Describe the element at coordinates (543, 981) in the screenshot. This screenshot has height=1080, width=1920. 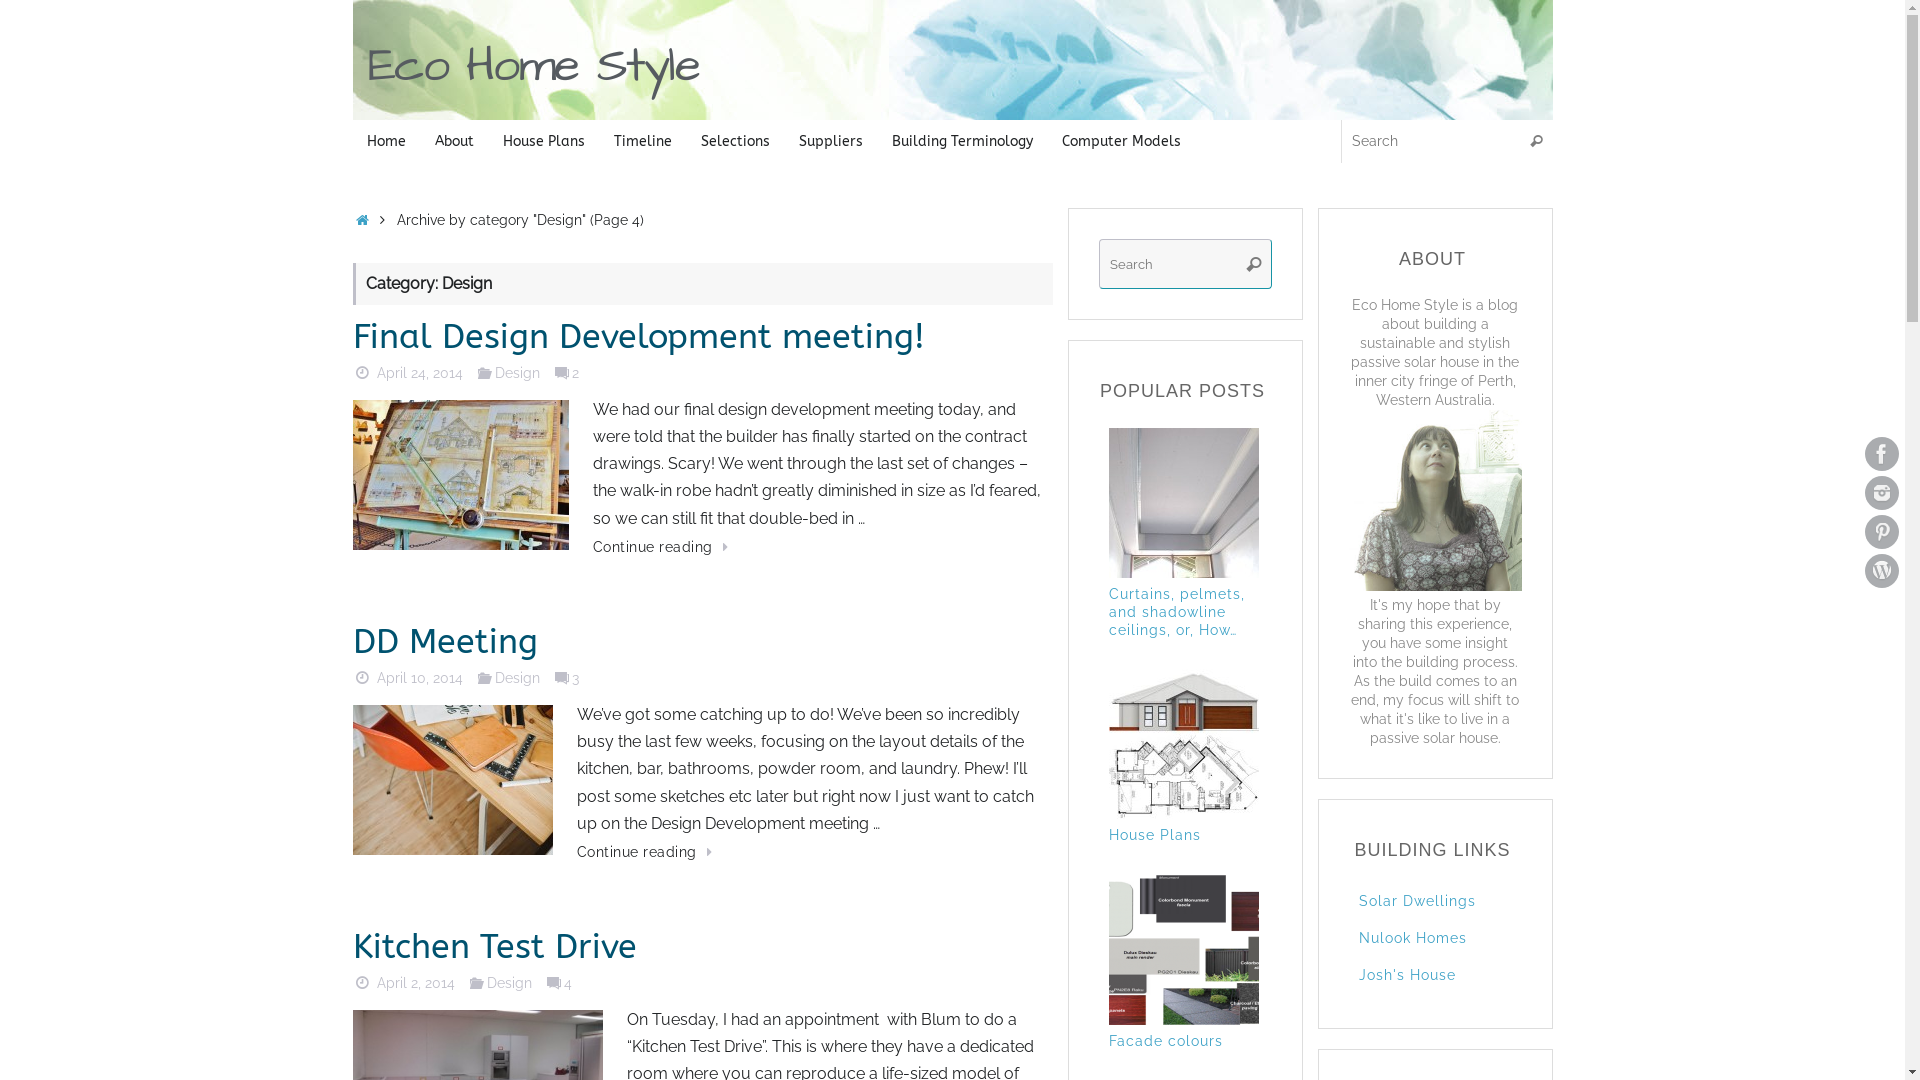
I see `'4 Comments'` at that location.